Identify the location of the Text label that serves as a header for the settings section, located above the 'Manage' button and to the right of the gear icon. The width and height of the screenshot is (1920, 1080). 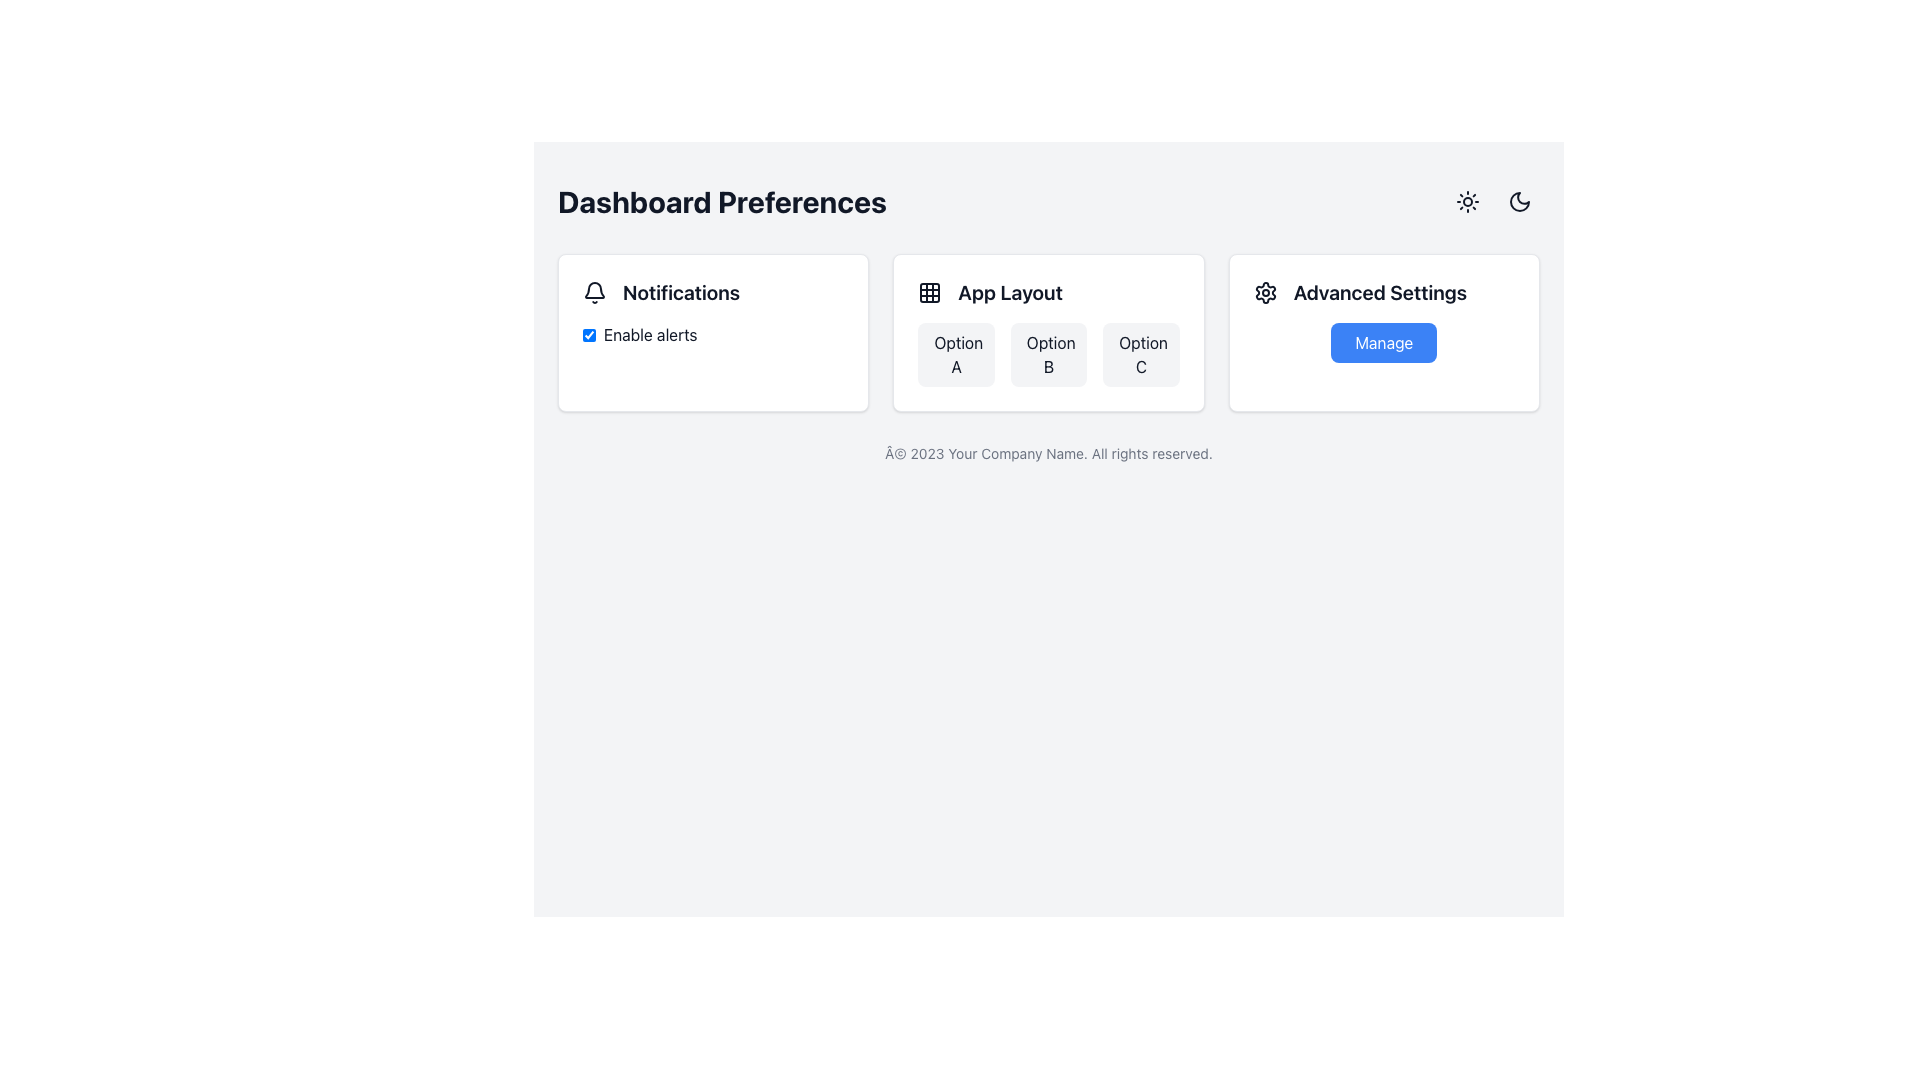
(1383, 293).